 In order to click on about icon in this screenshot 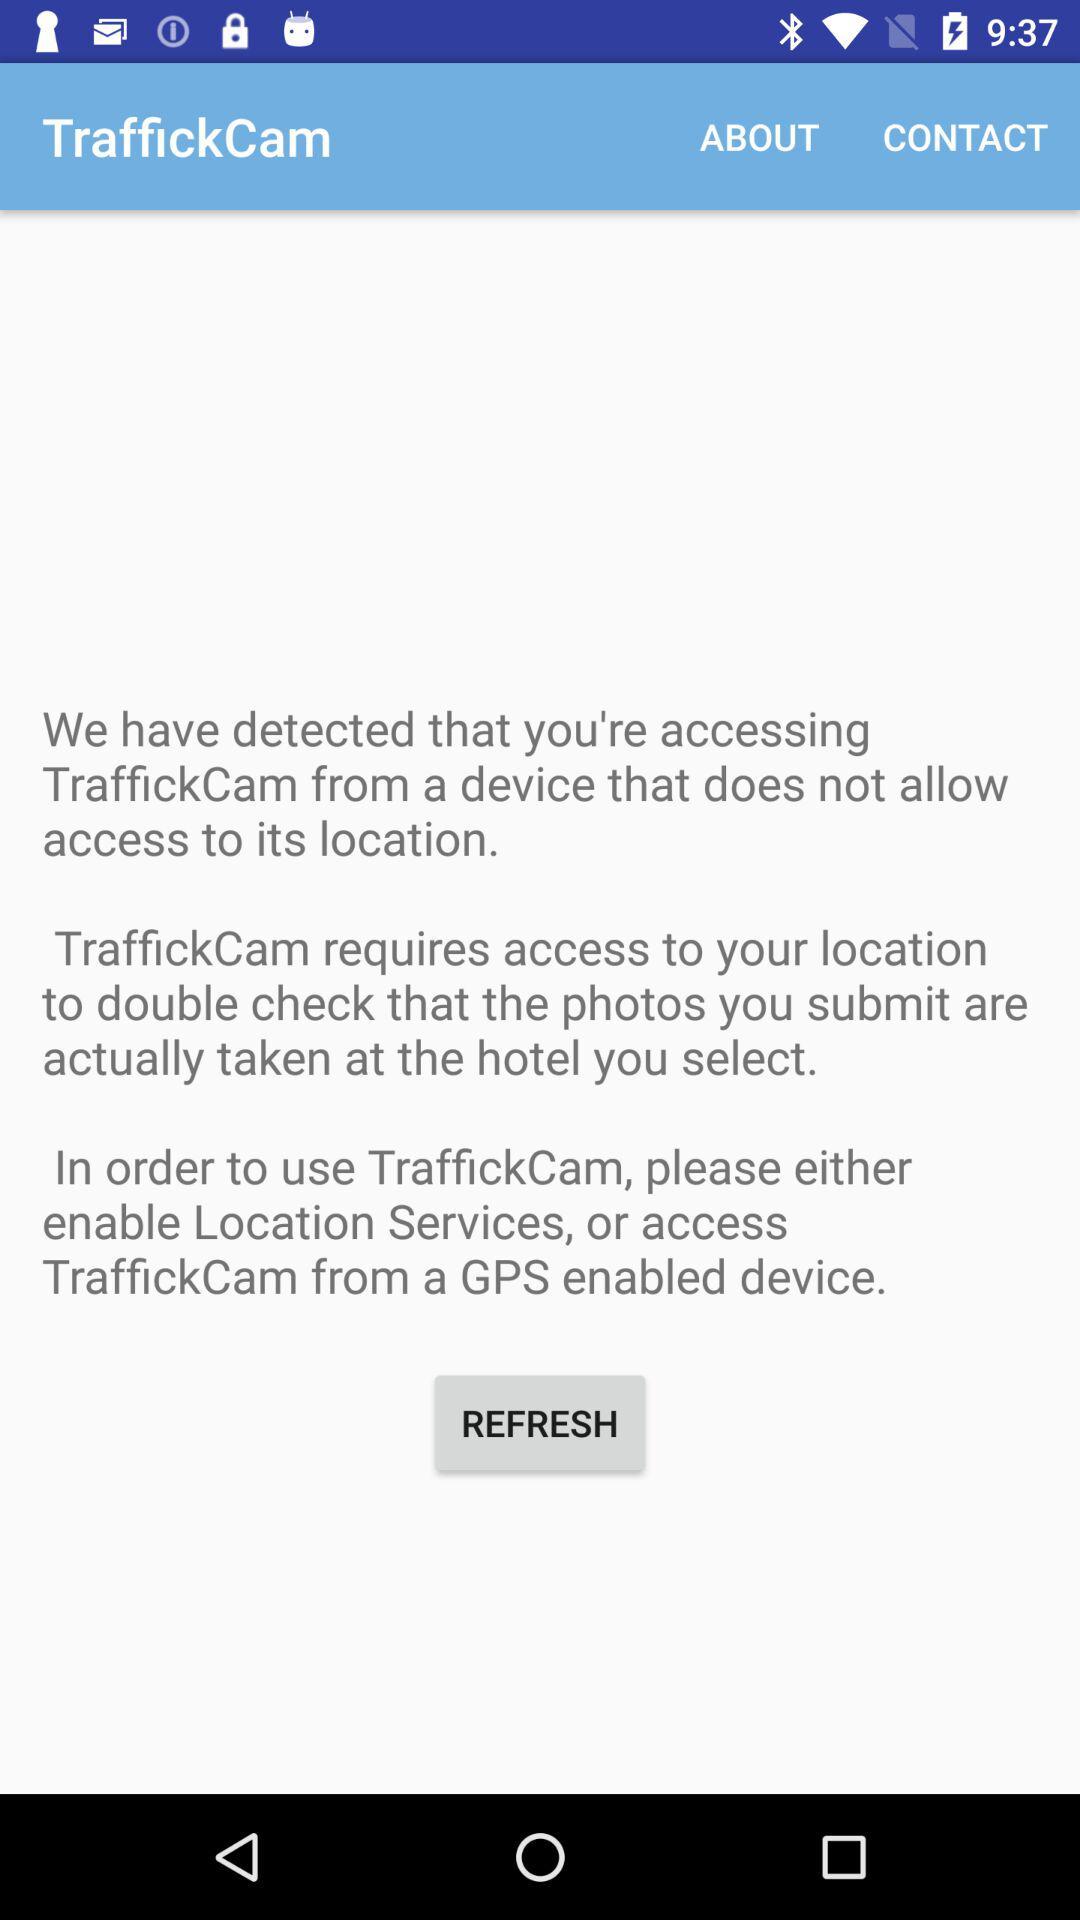, I will do `click(759, 135)`.